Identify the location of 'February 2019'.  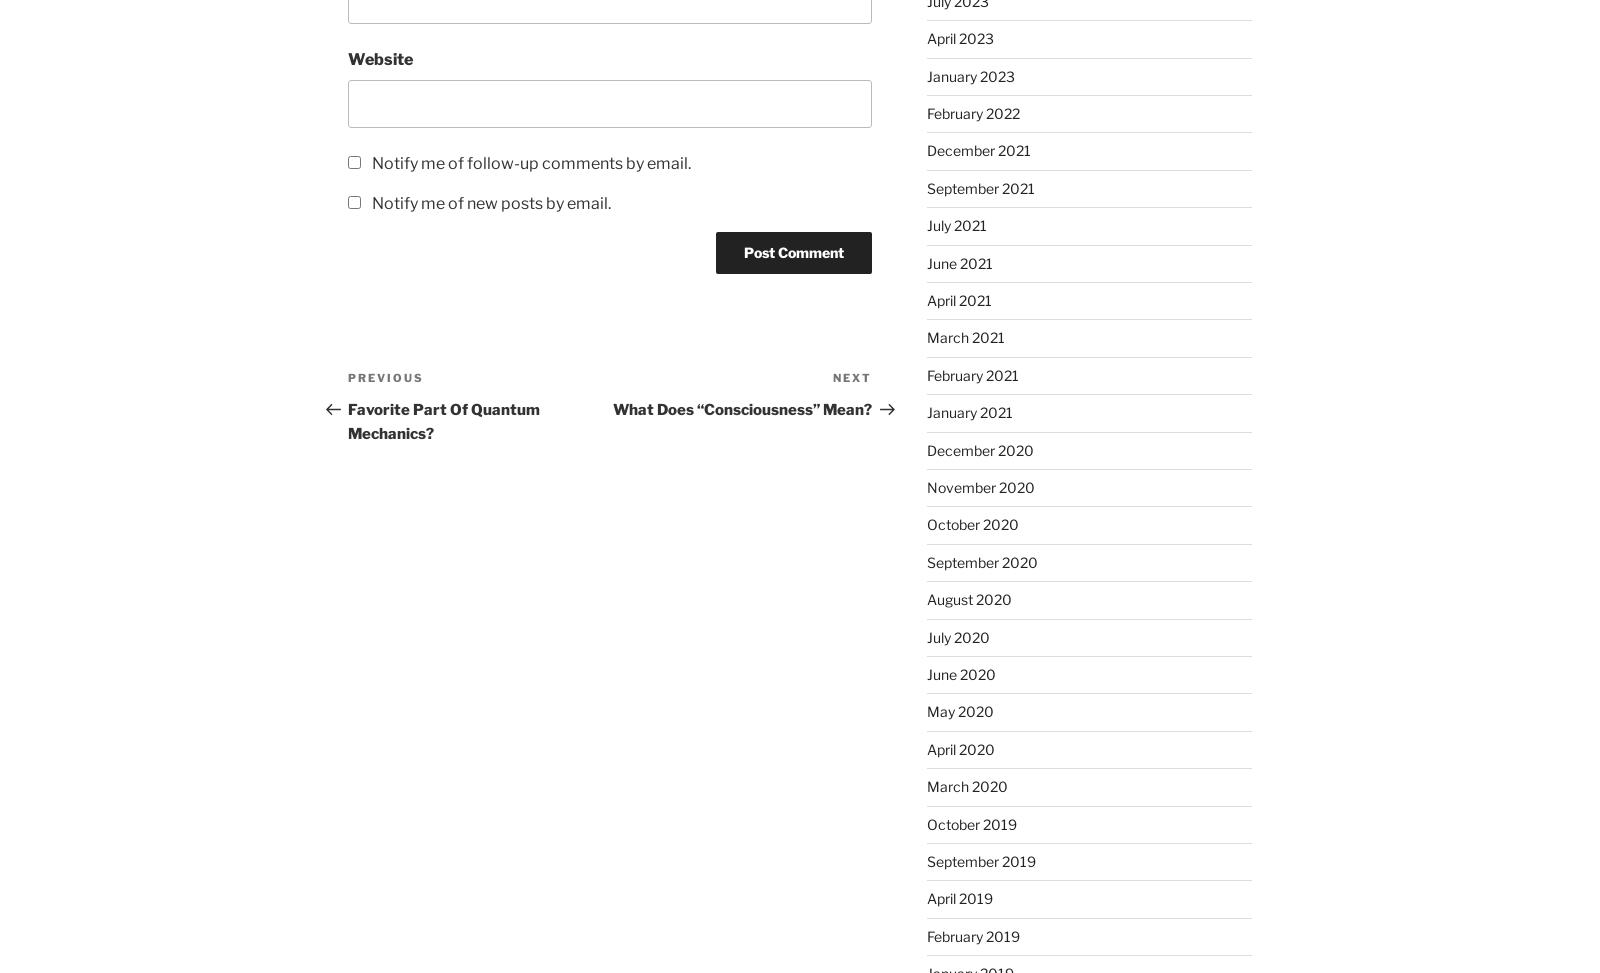
(971, 934).